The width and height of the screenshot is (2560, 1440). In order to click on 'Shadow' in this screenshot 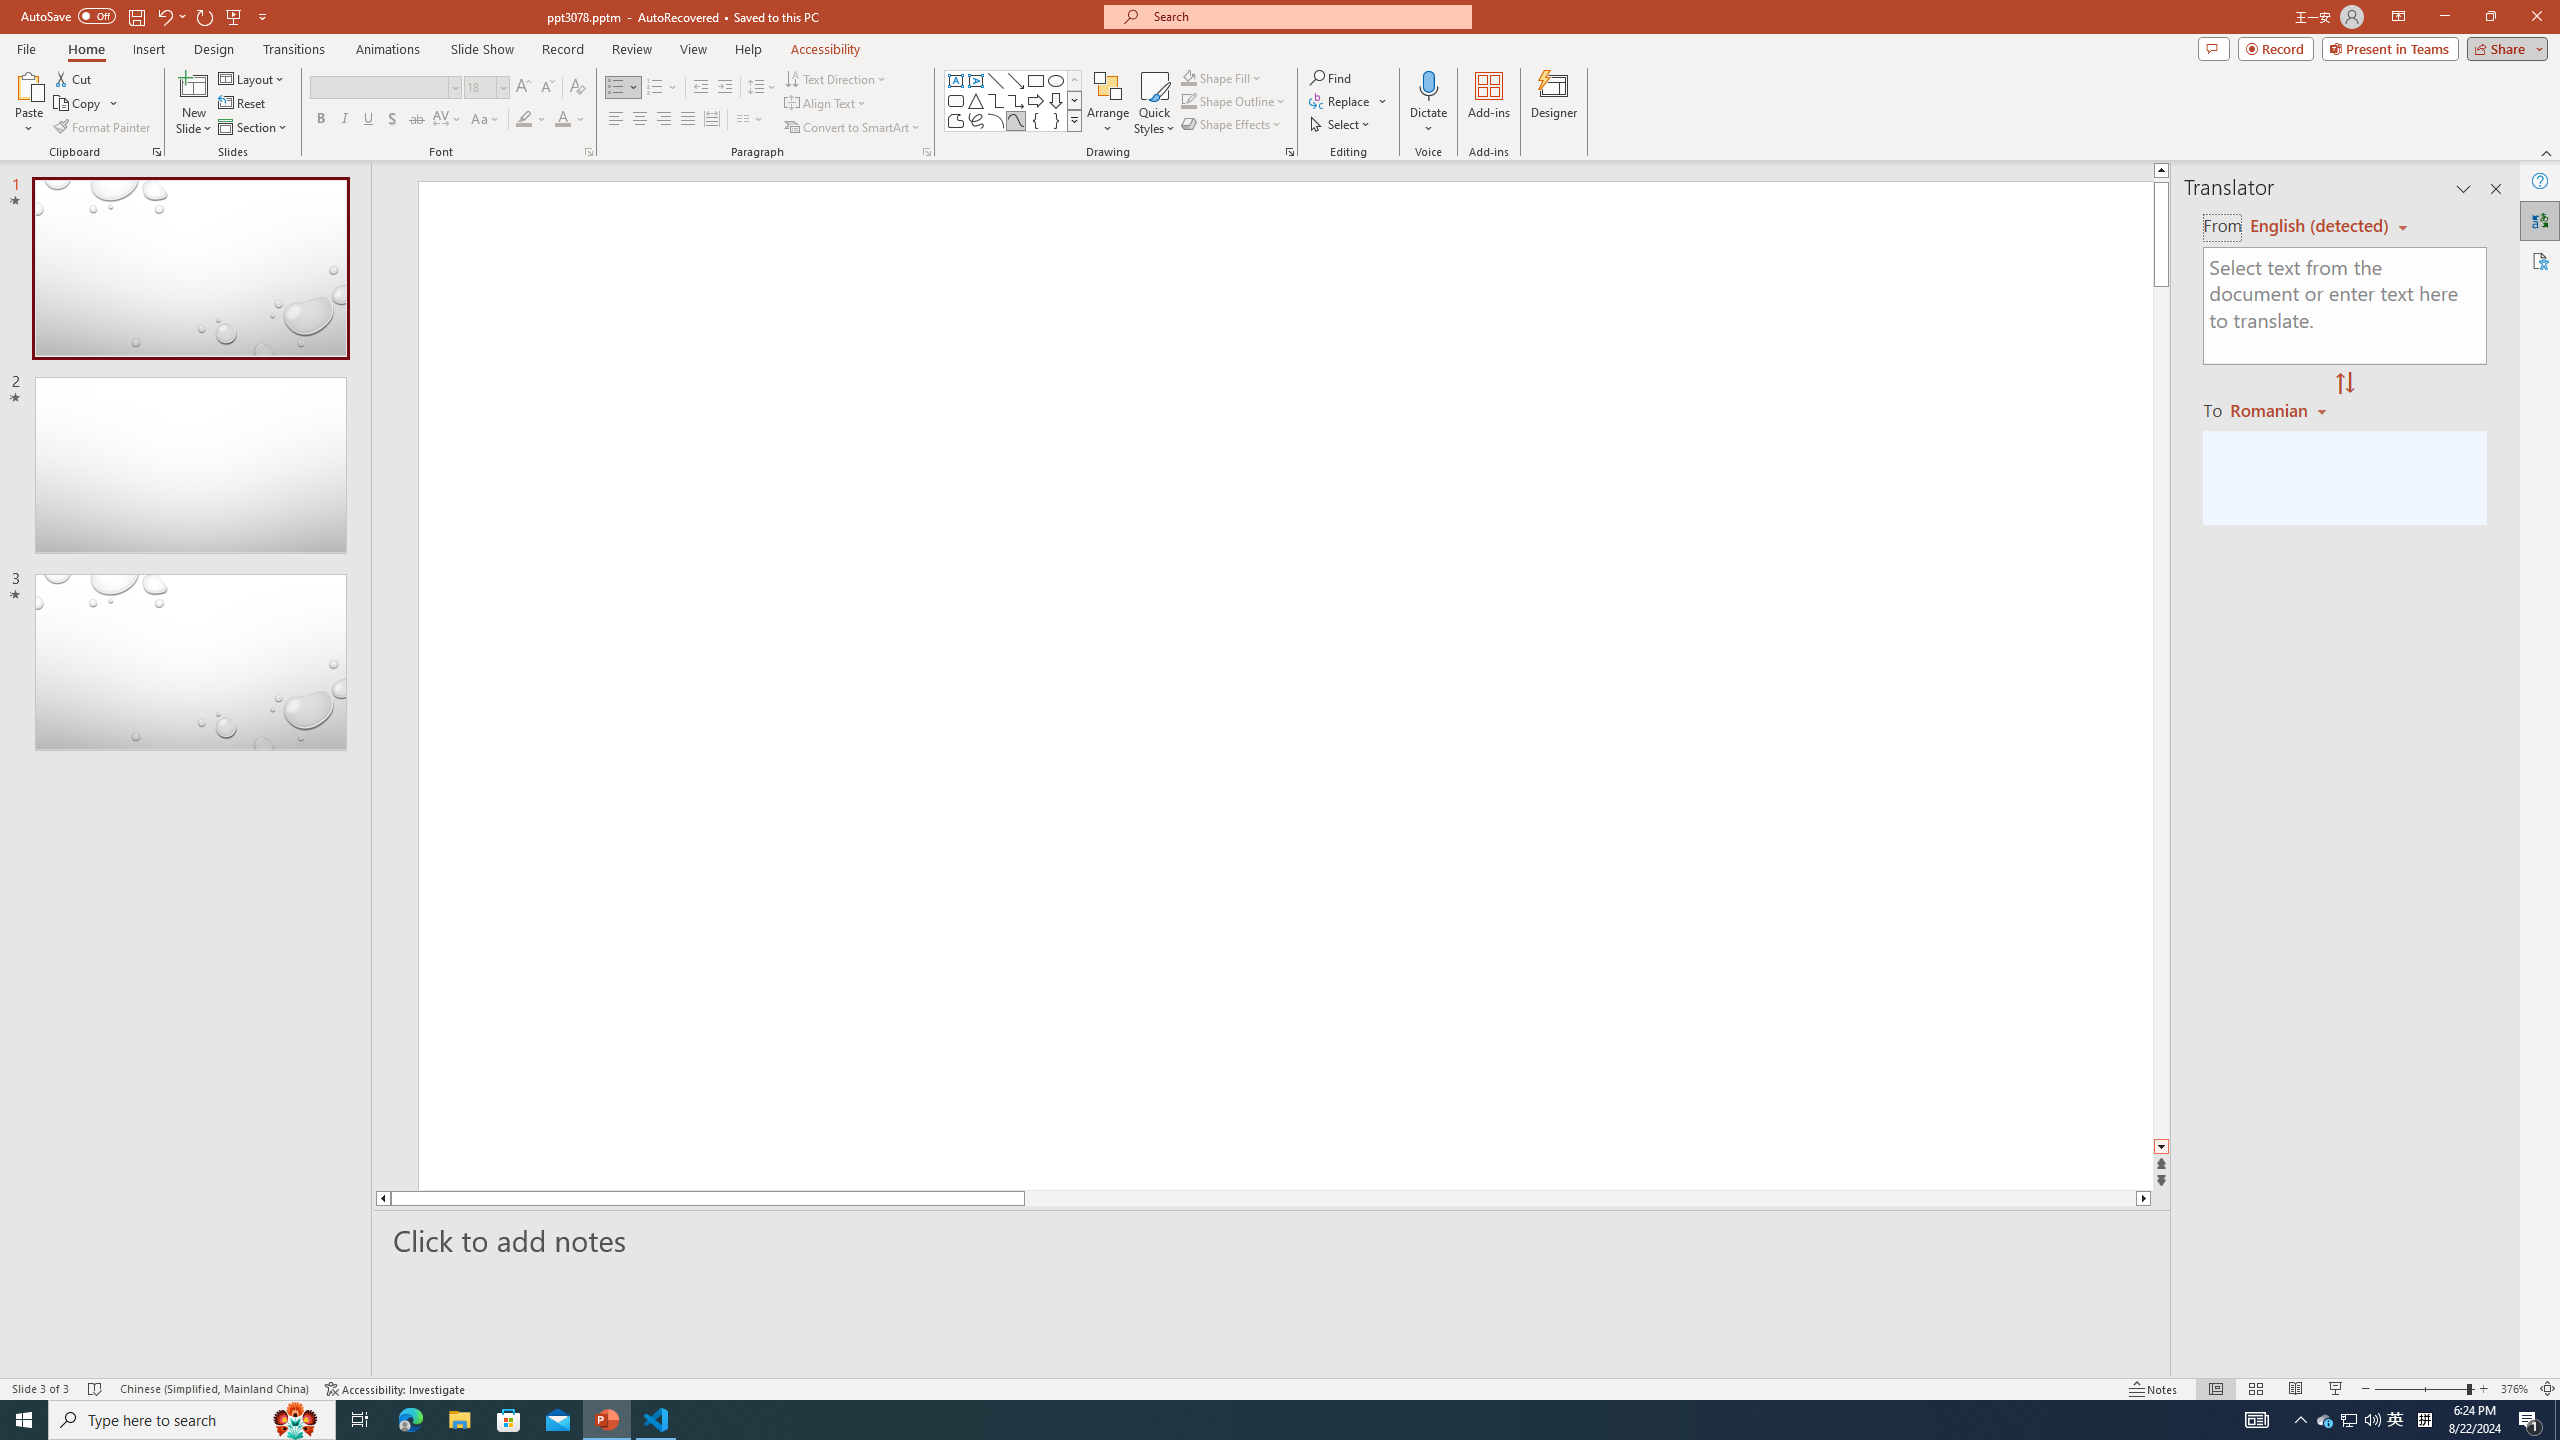, I will do `click(391, 118)`.